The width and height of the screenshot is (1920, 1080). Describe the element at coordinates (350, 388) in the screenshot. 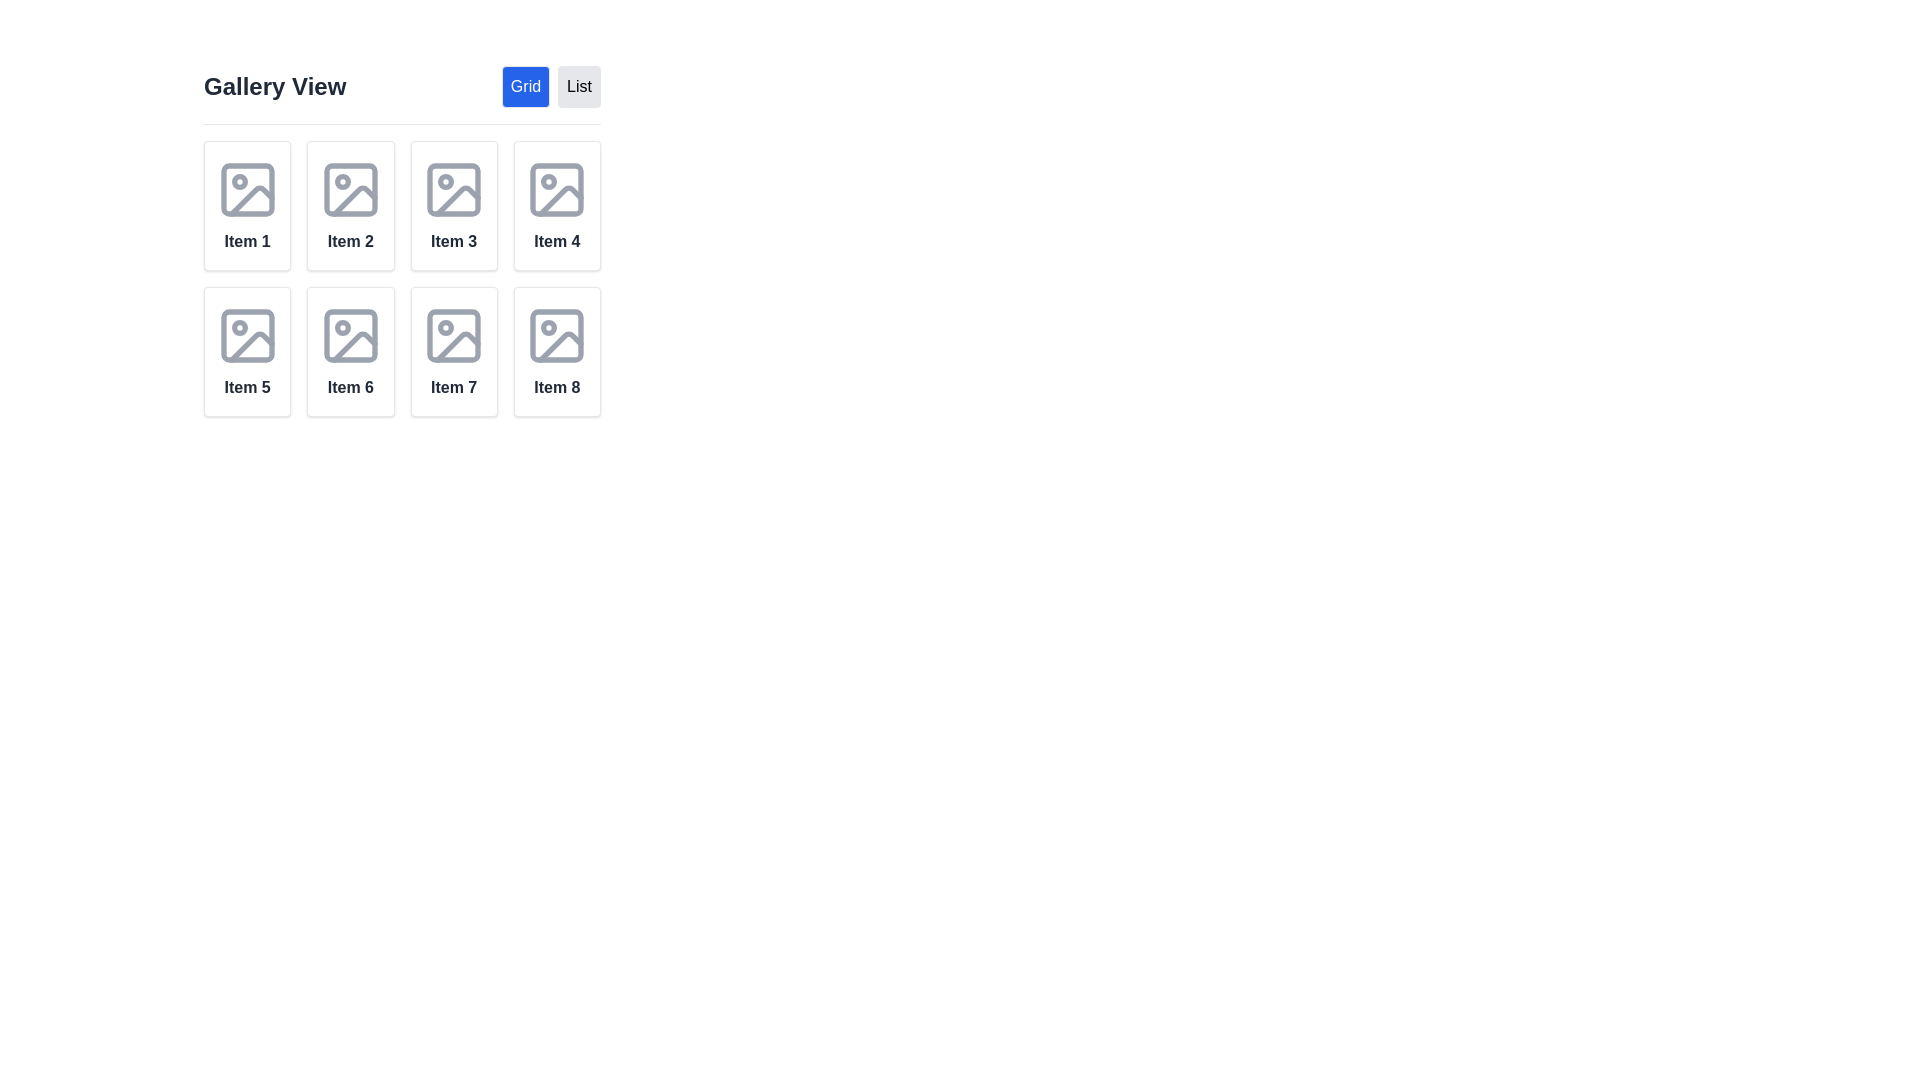

I see `the text label styled with a bold font and dark gray color reading 'Item 6', located below the image representation within the card labeled 'Item 6' in the second row and second column of the grid layout` at that location.